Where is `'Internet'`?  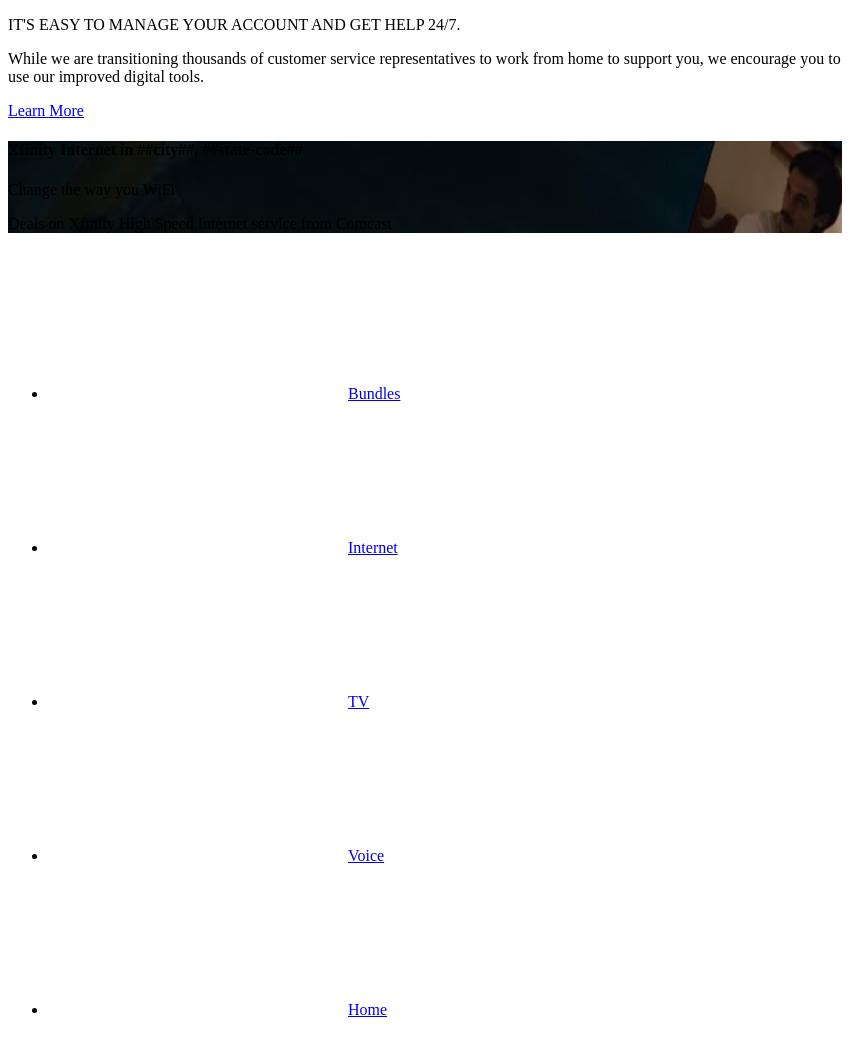
'Internet' is located at coordinates (371, 545).